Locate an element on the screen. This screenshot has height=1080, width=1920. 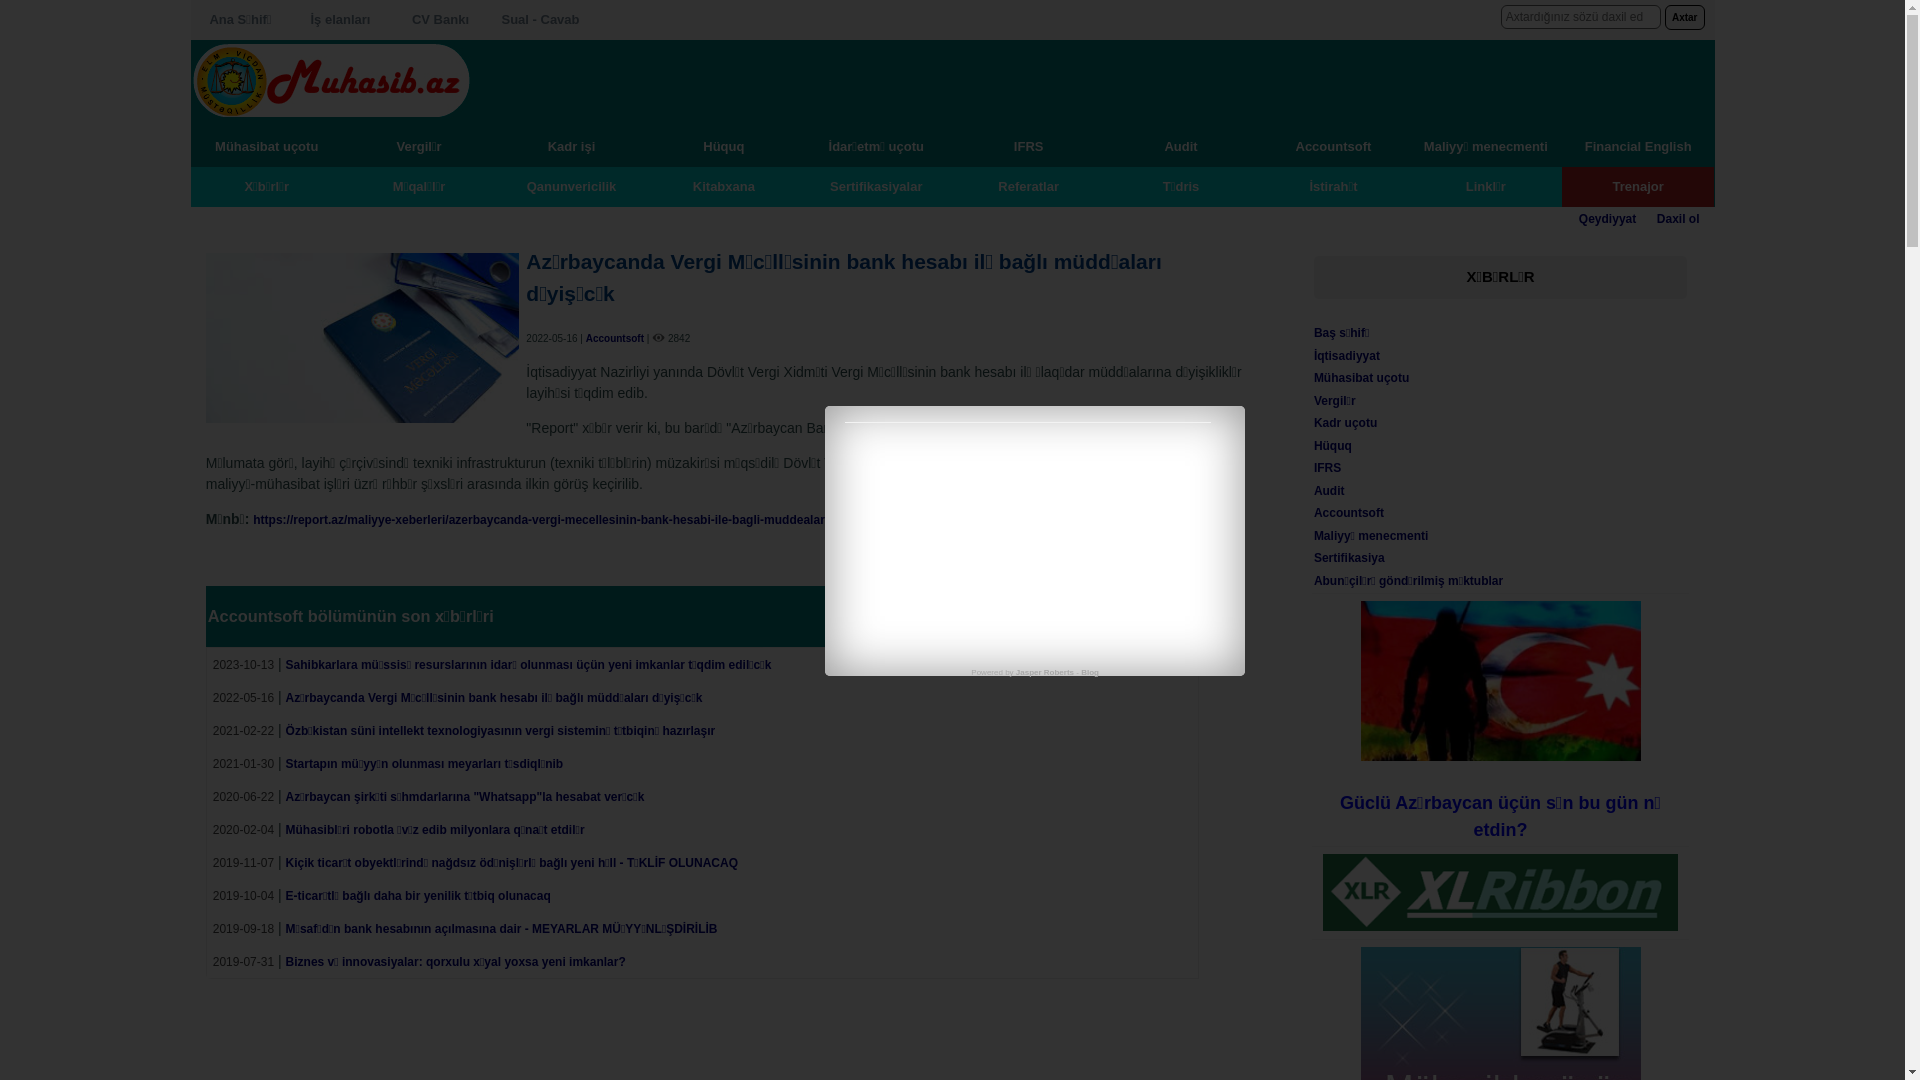
'Axtar' is located at coordinates (1683, 17).